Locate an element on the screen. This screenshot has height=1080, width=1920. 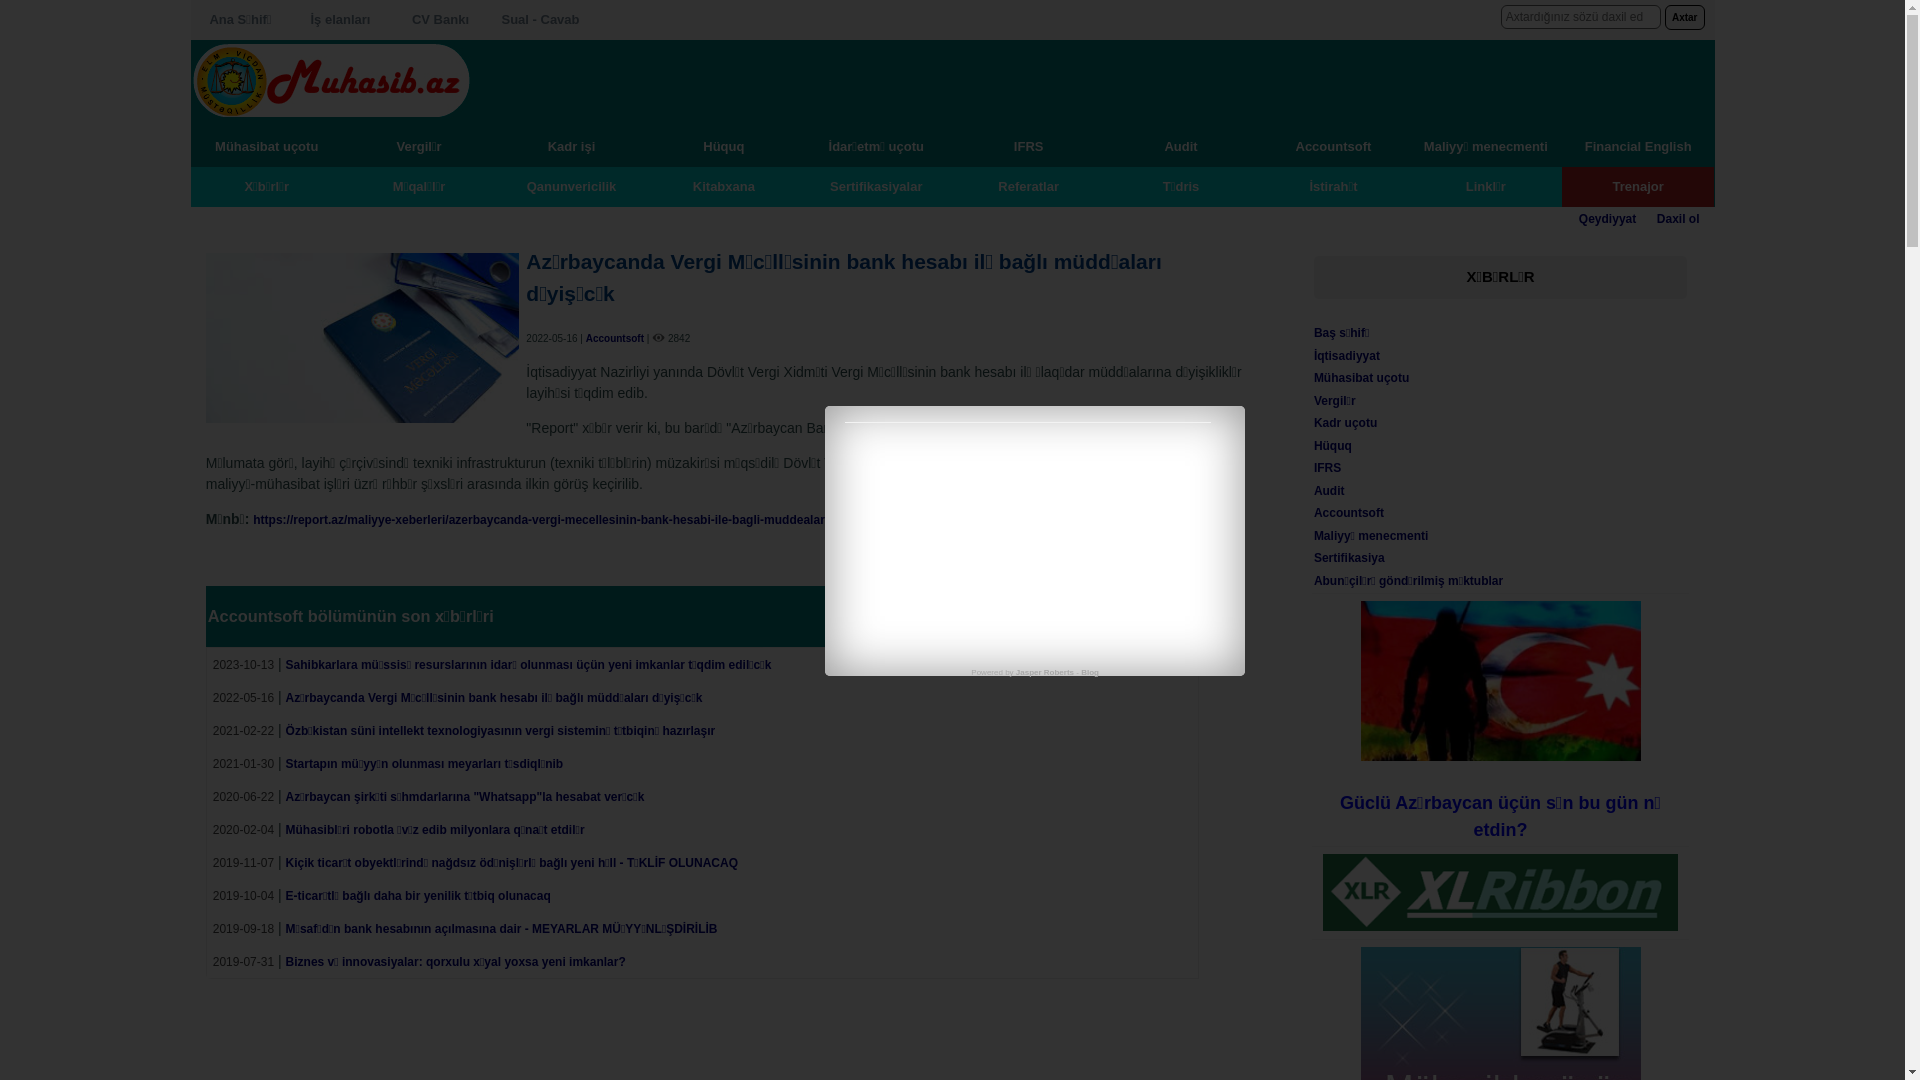
'Axtar' is located at coordinates (1683, 17).